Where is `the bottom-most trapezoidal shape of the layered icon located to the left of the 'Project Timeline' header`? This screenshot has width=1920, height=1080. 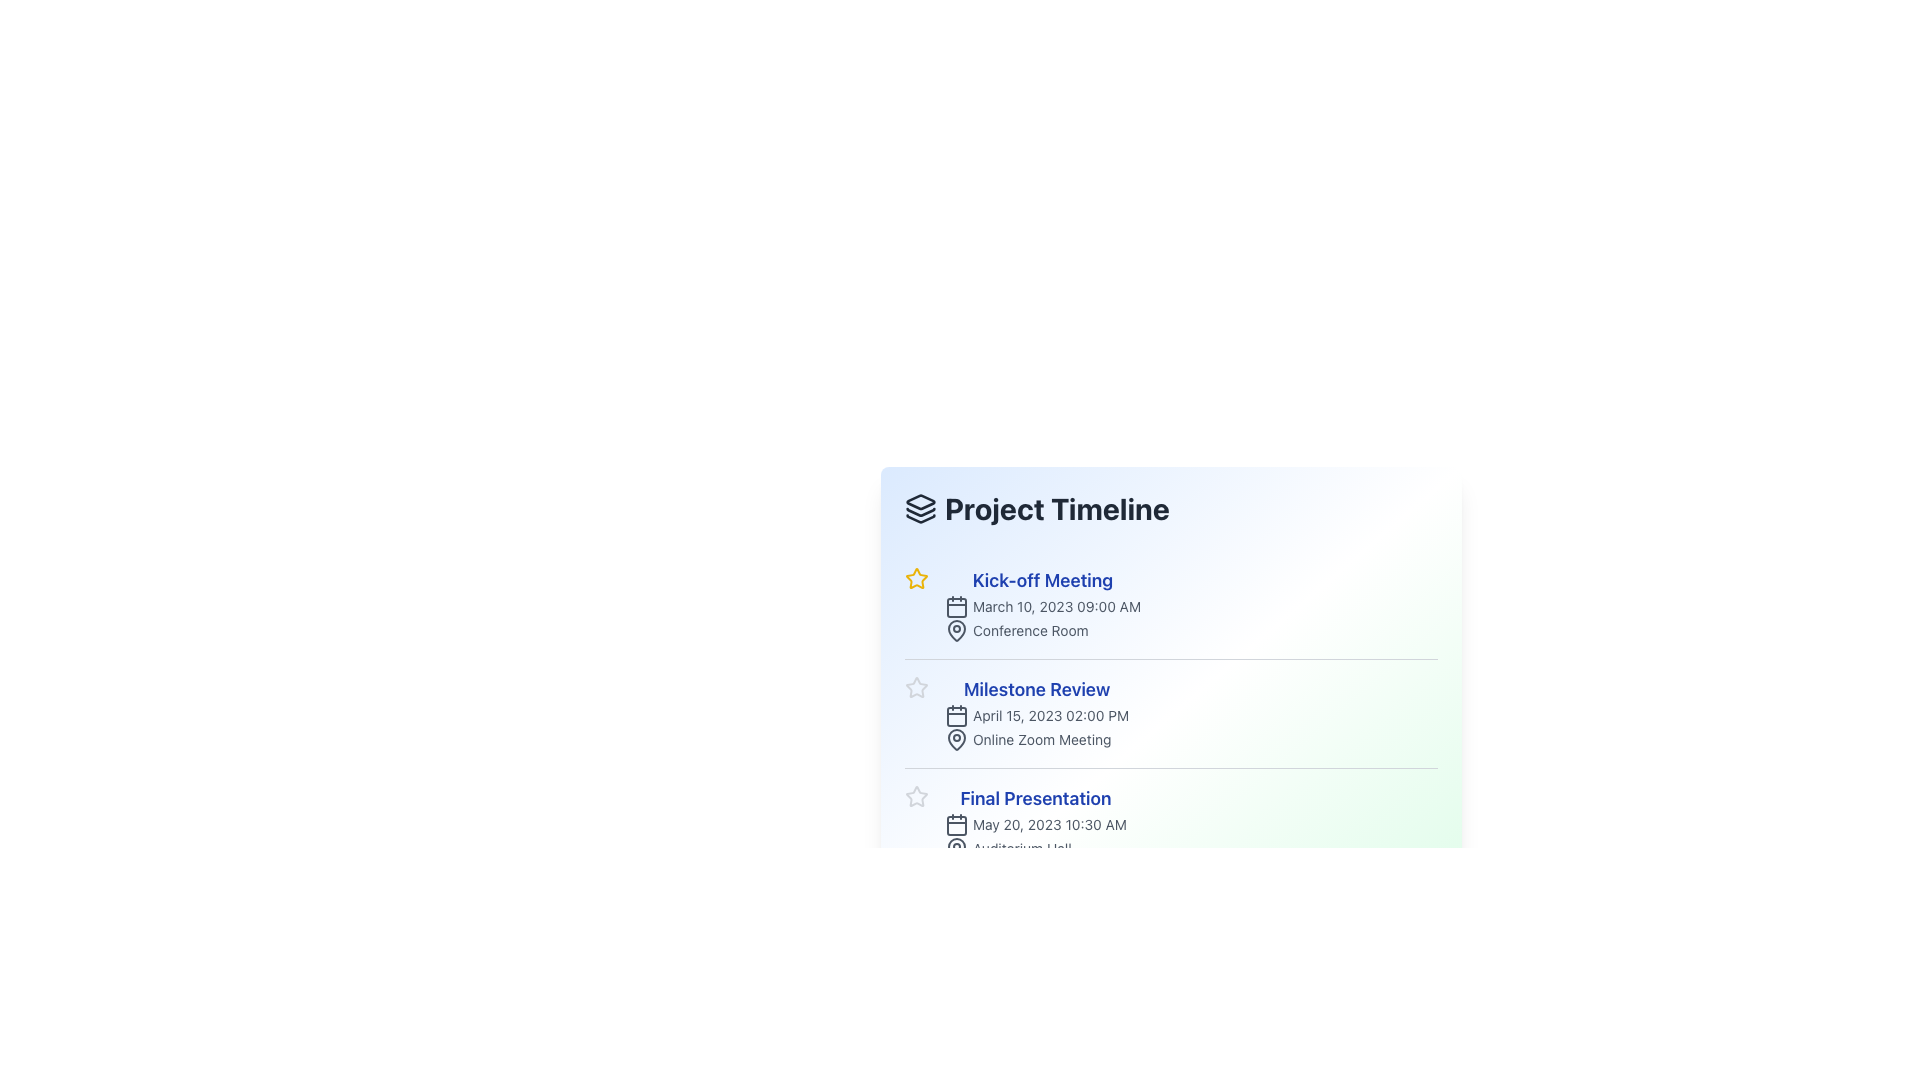
the bottom-most trapezoidal shape of the layered icon located to the left of the 'Project Timeline' header is located at coordinates (920, 518).